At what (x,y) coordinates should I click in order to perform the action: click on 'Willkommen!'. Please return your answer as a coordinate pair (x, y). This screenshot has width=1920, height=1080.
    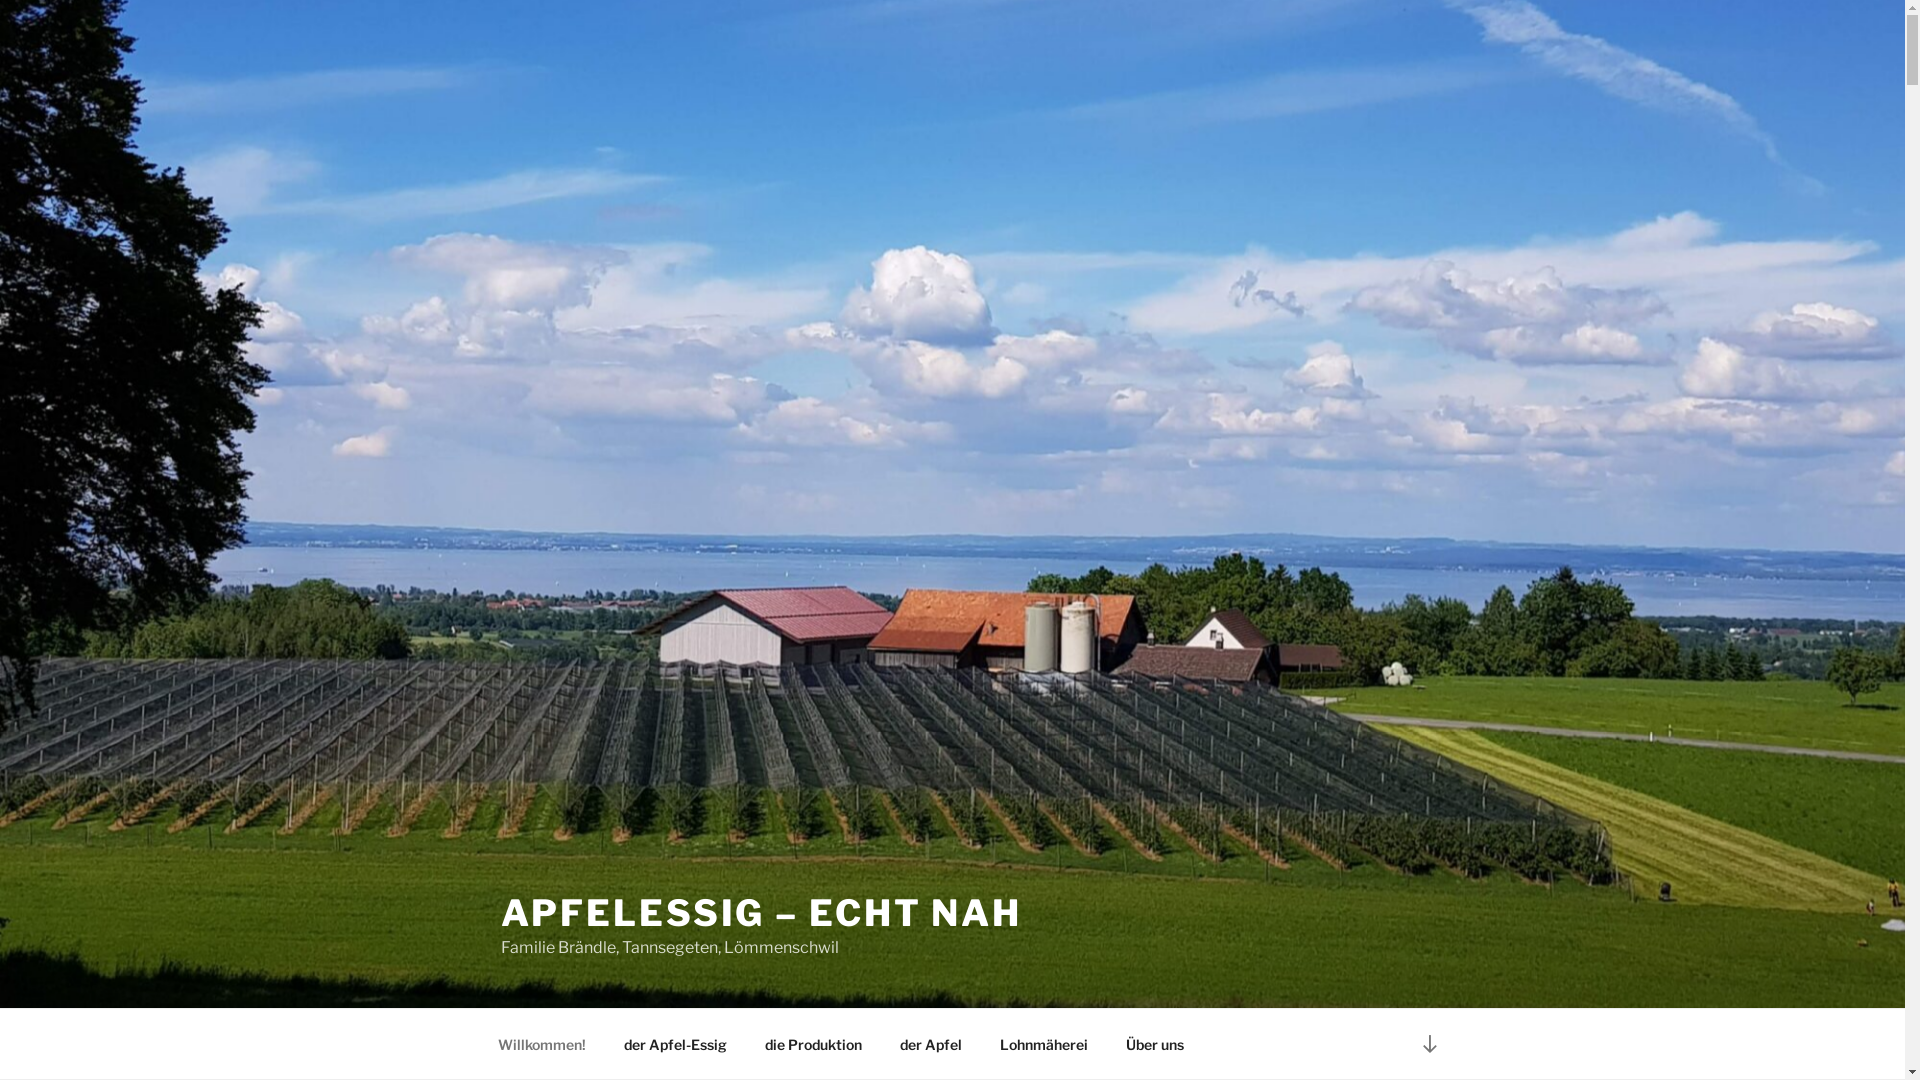
    Looking at the image, I should click on (480, 1043).